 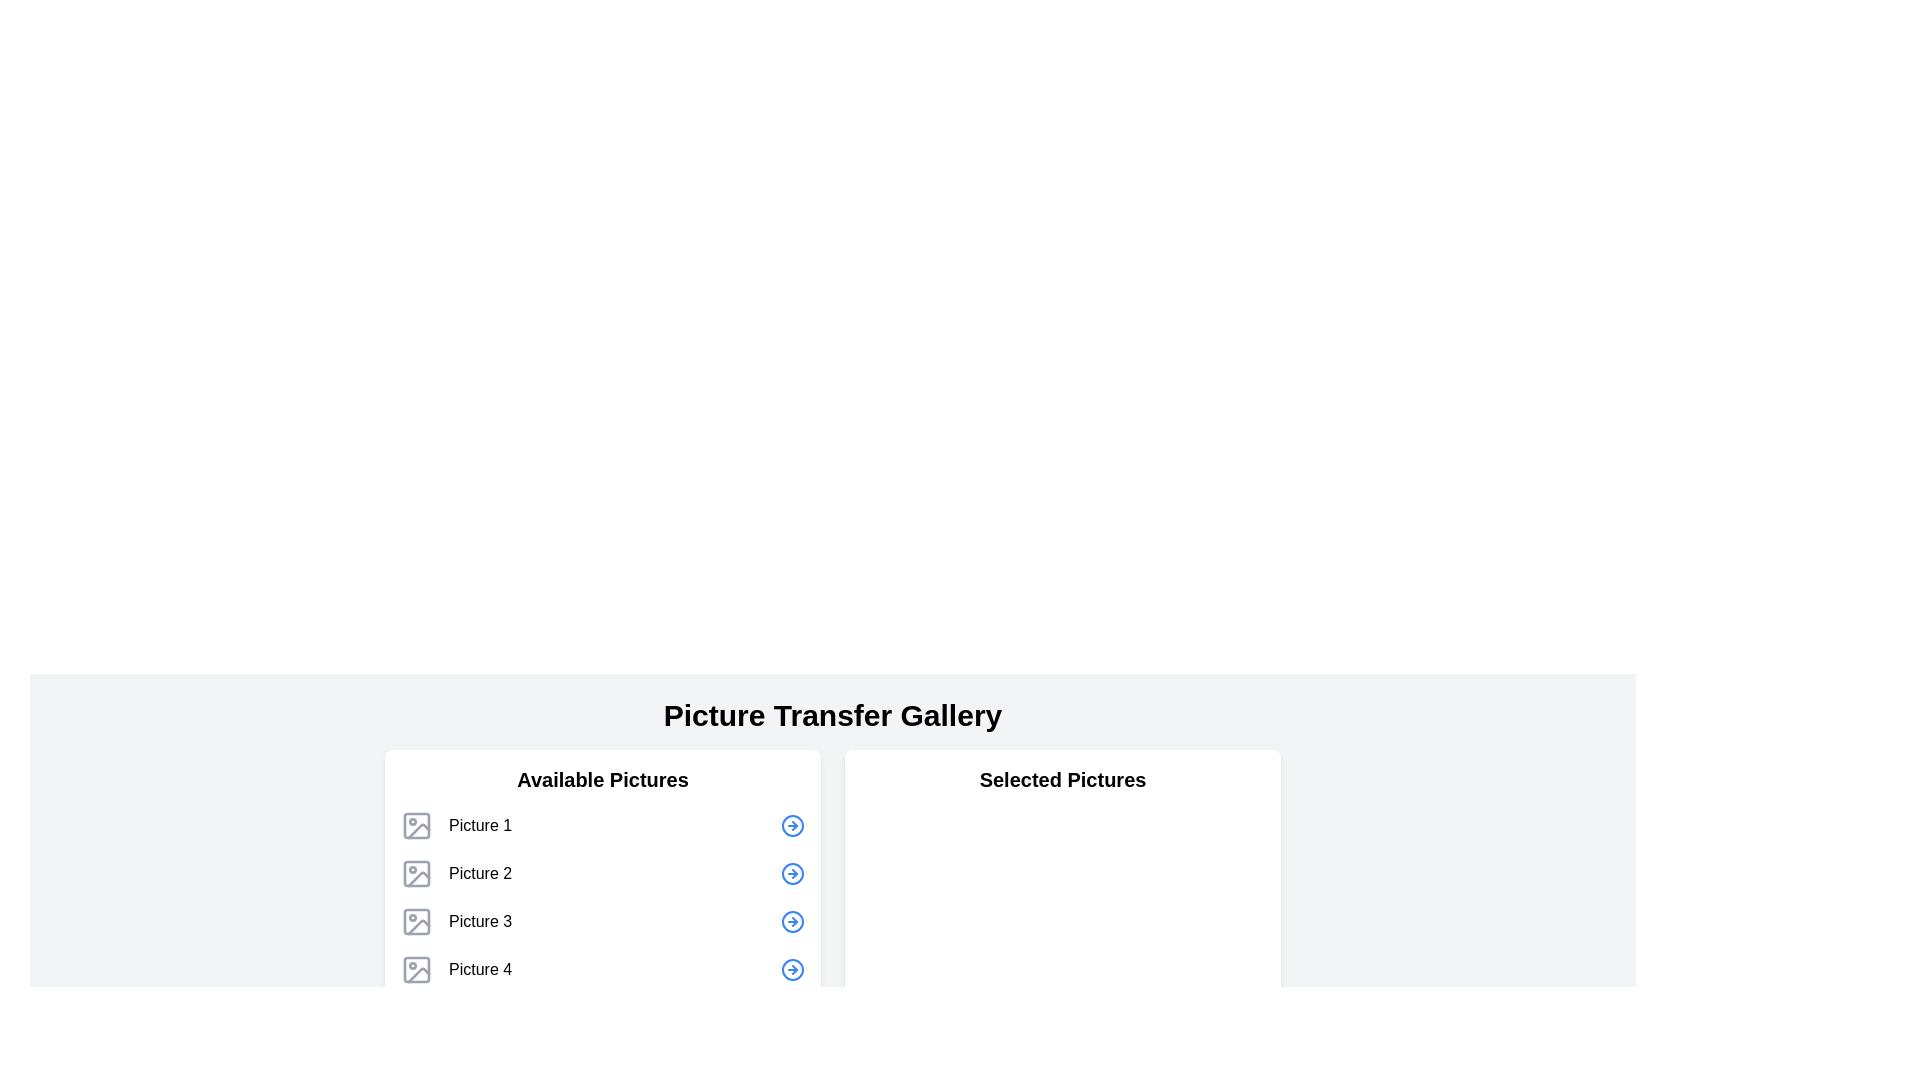 I want to click on the Graphical Background Component that serves as the background for the 'Picture 3' icon in the 'Available Pictures' column of the 'Picture Transfer Gallery' interface, so click(x=416, y=921).